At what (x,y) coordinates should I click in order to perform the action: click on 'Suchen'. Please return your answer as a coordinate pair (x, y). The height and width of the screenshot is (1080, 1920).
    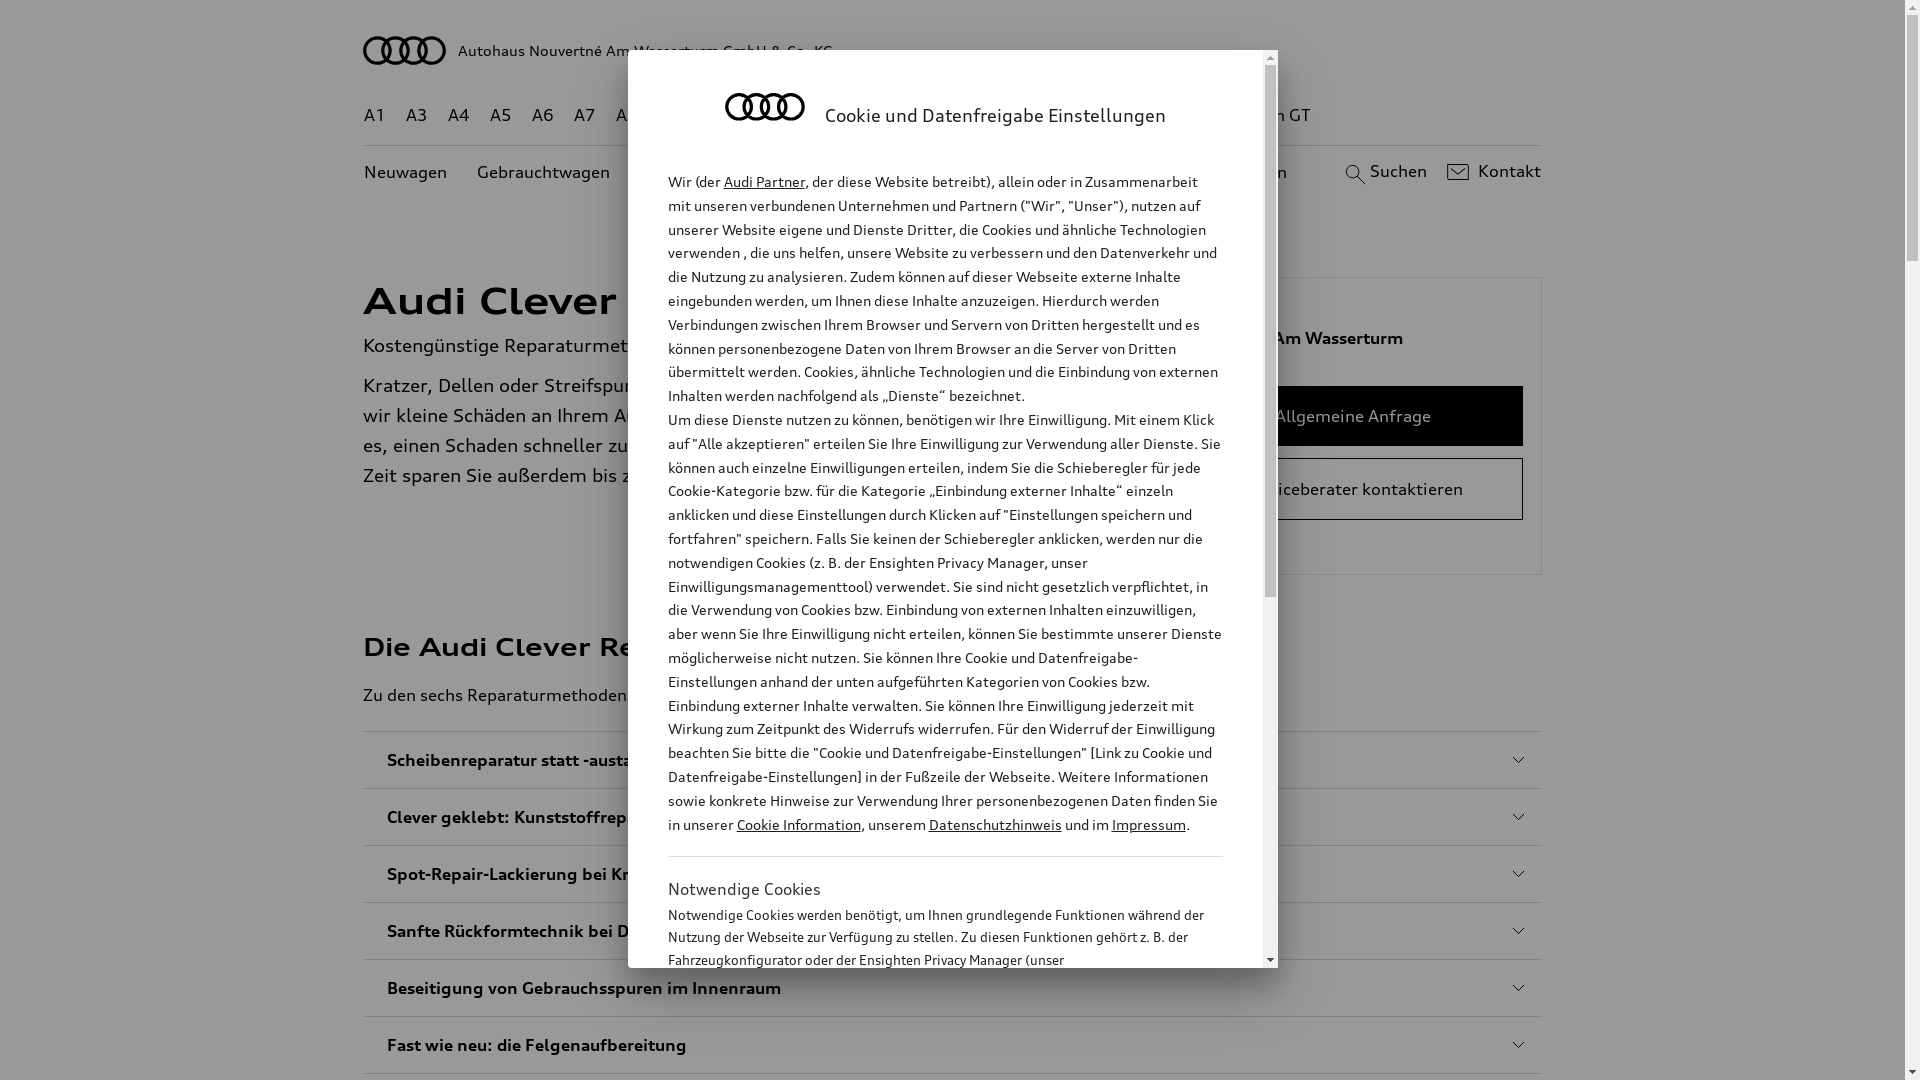
    Looking at the image, I should click on (1382, 171).